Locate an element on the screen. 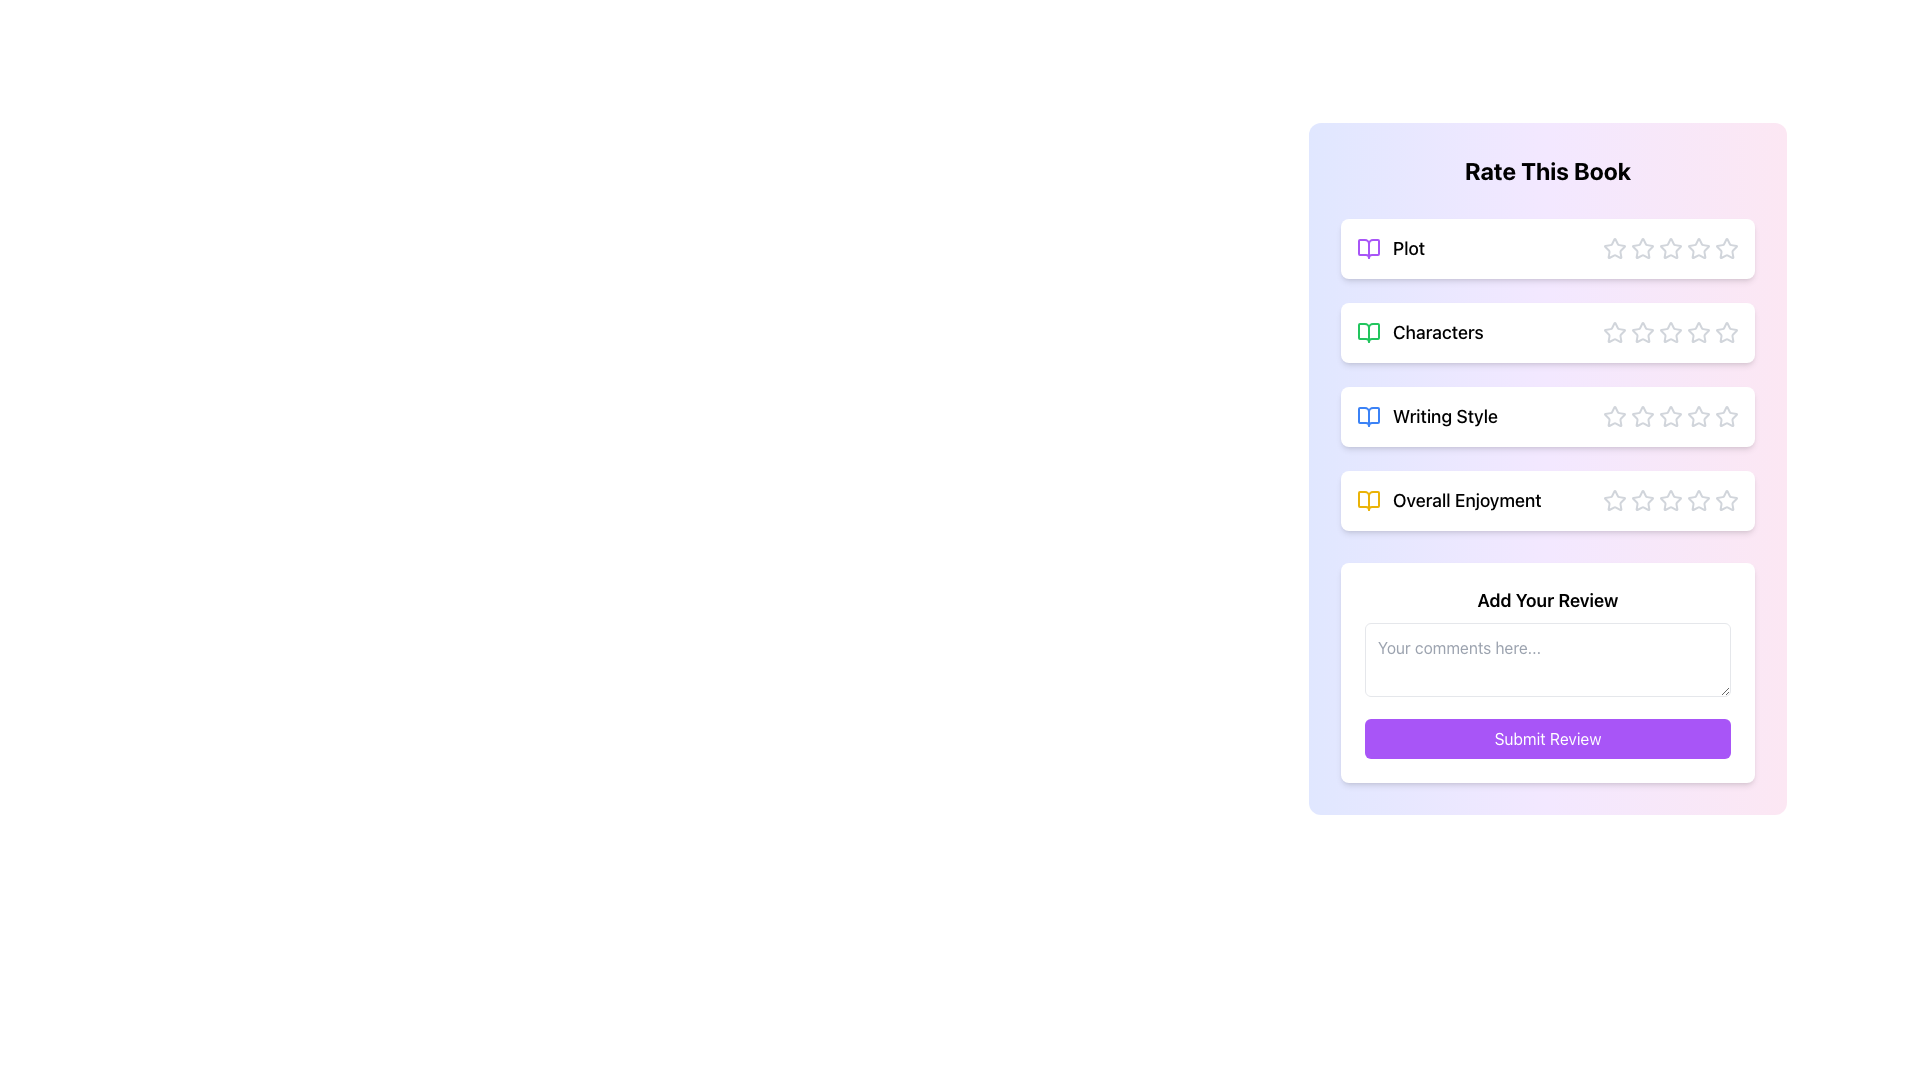 Image resolution: width=1920 pixels, height=1080 pixels. the second selectable star icon under 'Plot' in the 'Rate This Book' section is located at coordinates (1641, 246).